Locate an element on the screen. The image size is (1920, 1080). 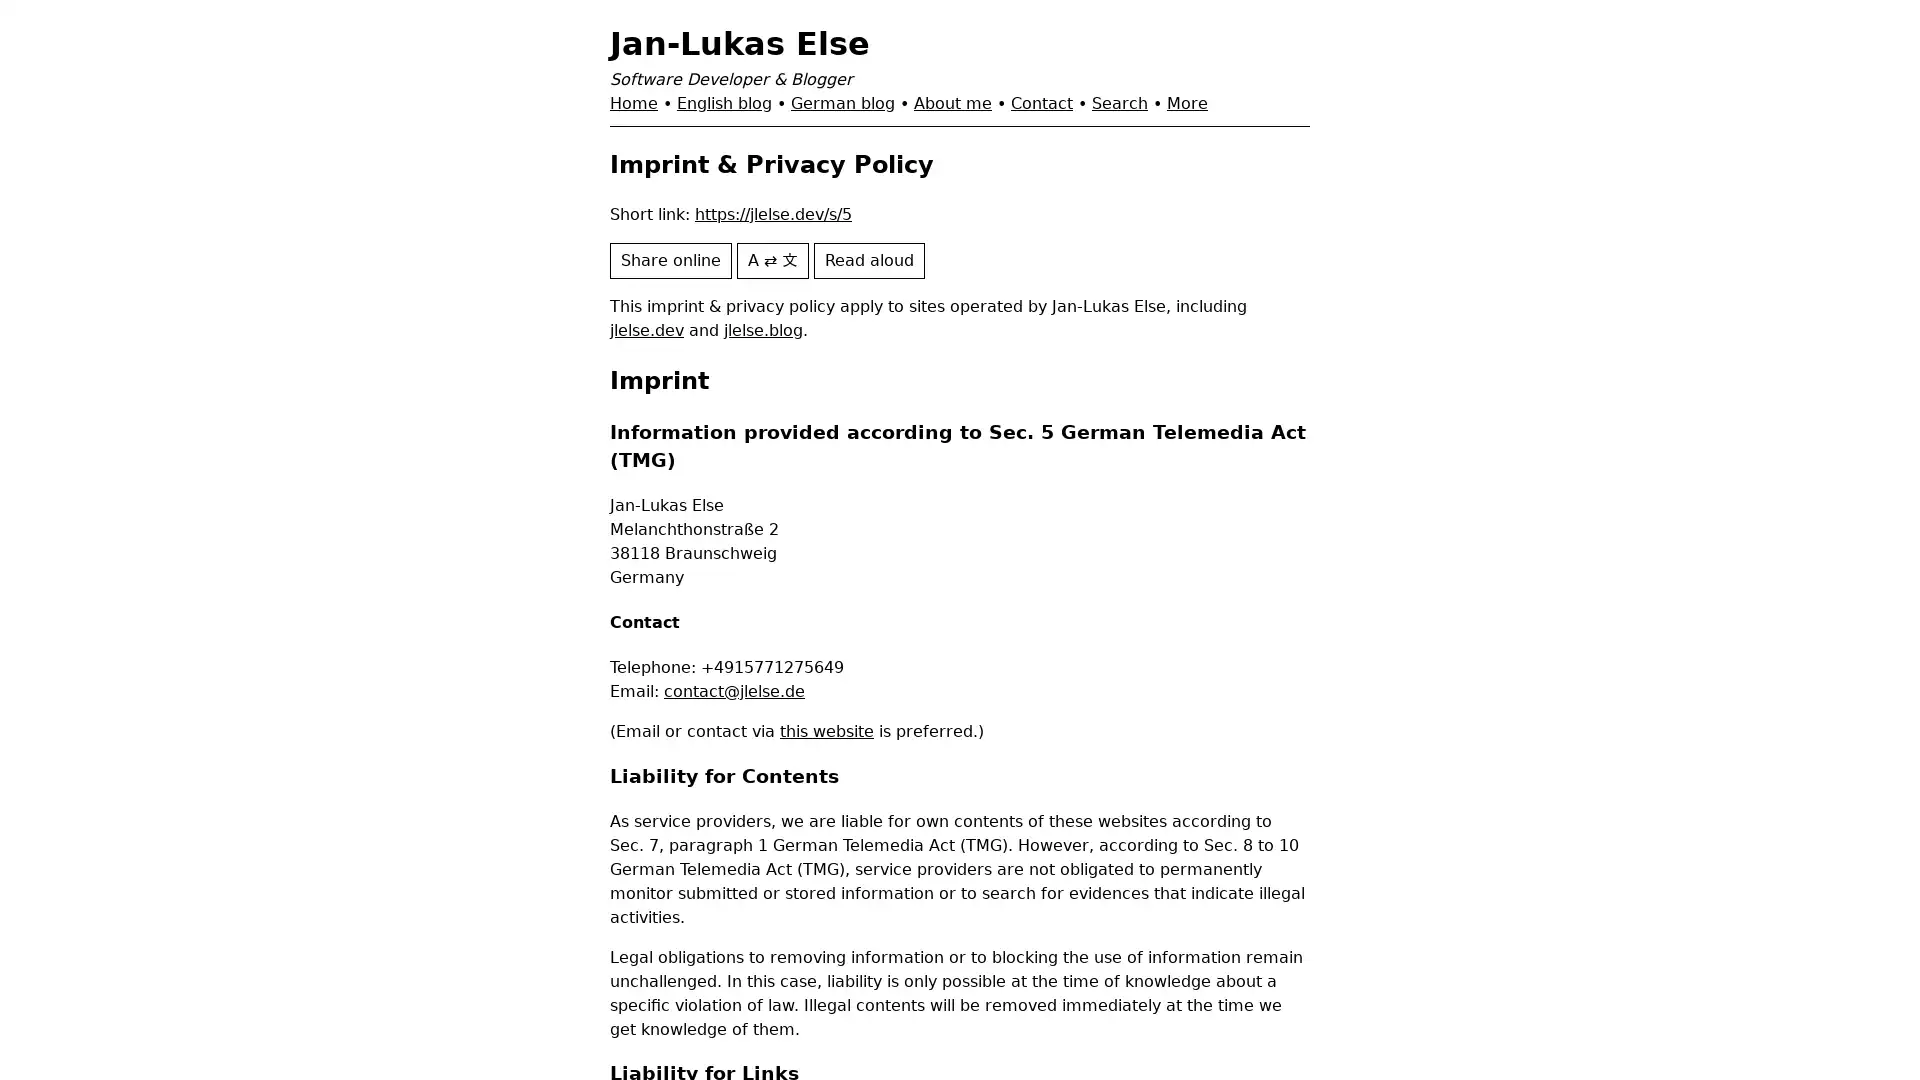
Read aloud is located at coordinates (869, 258).